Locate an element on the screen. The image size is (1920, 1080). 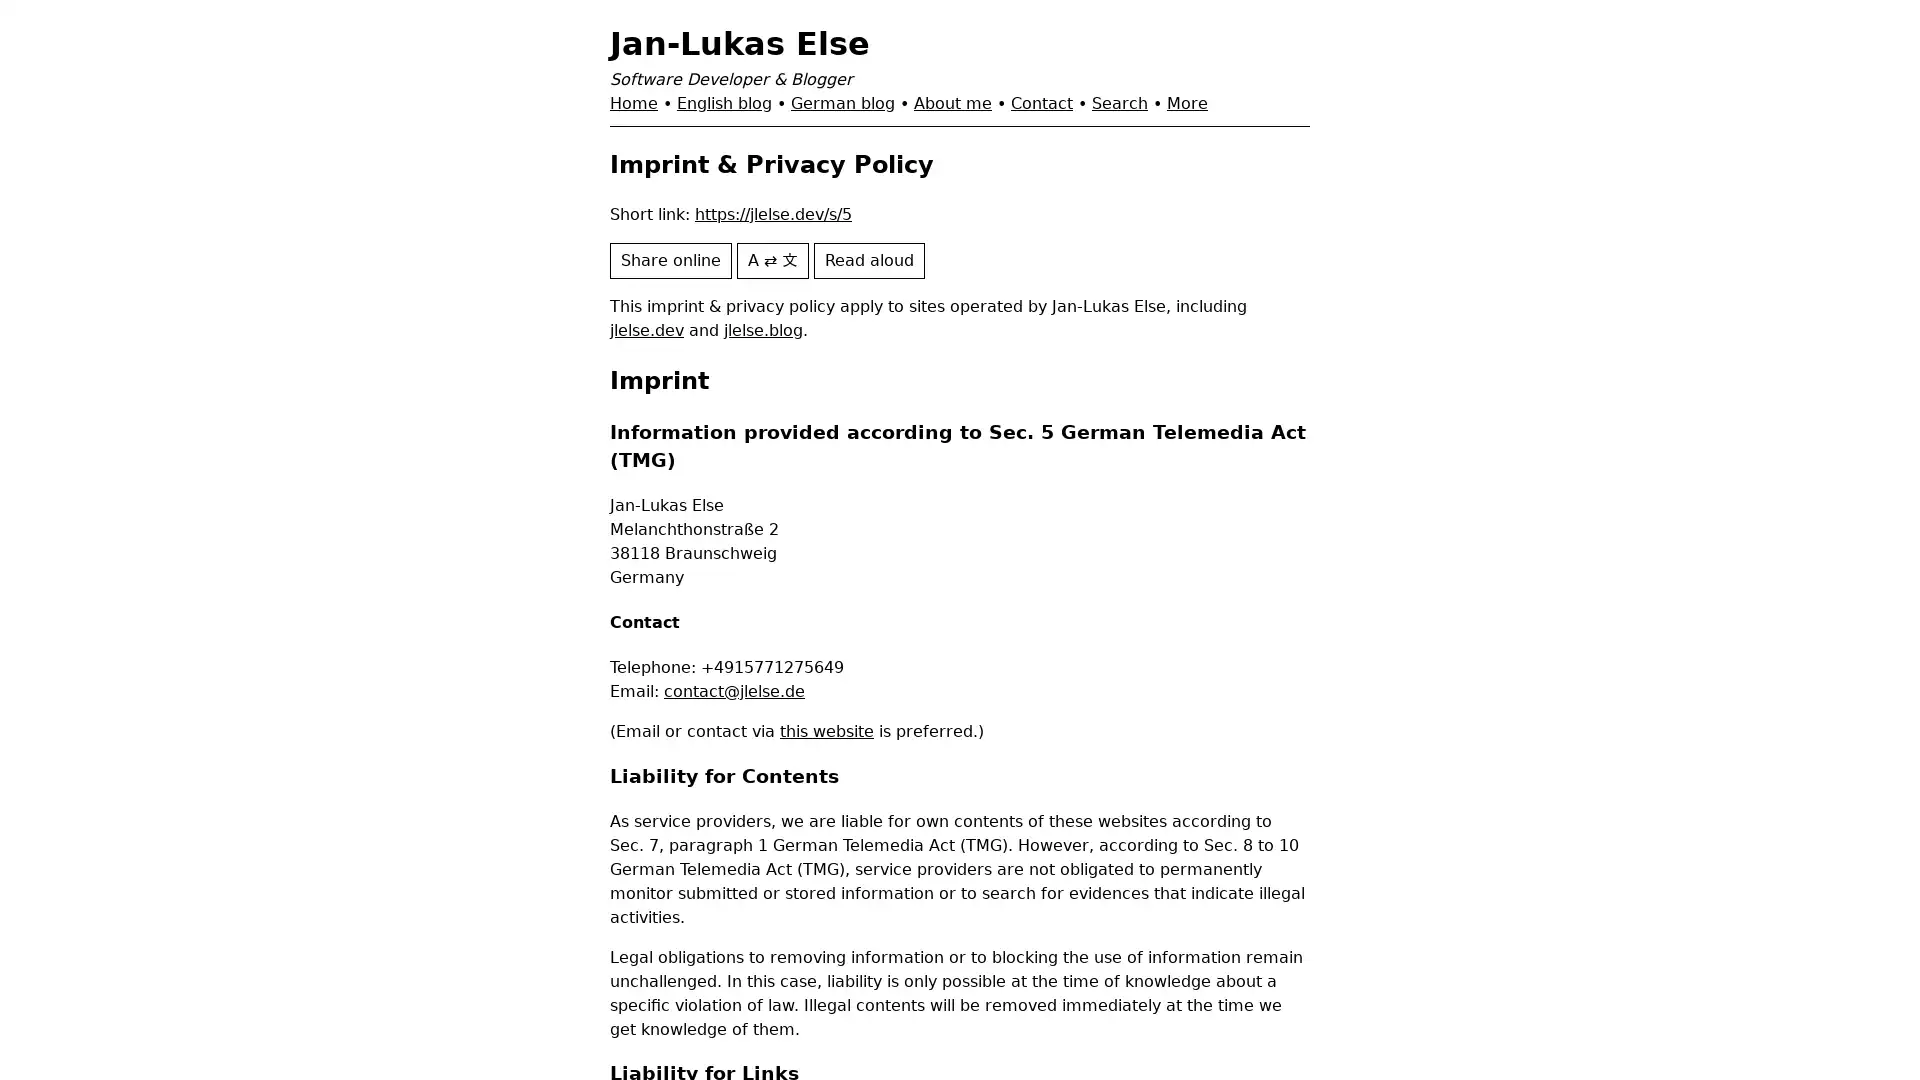
Read aloud is located at coordinates (869, 258).